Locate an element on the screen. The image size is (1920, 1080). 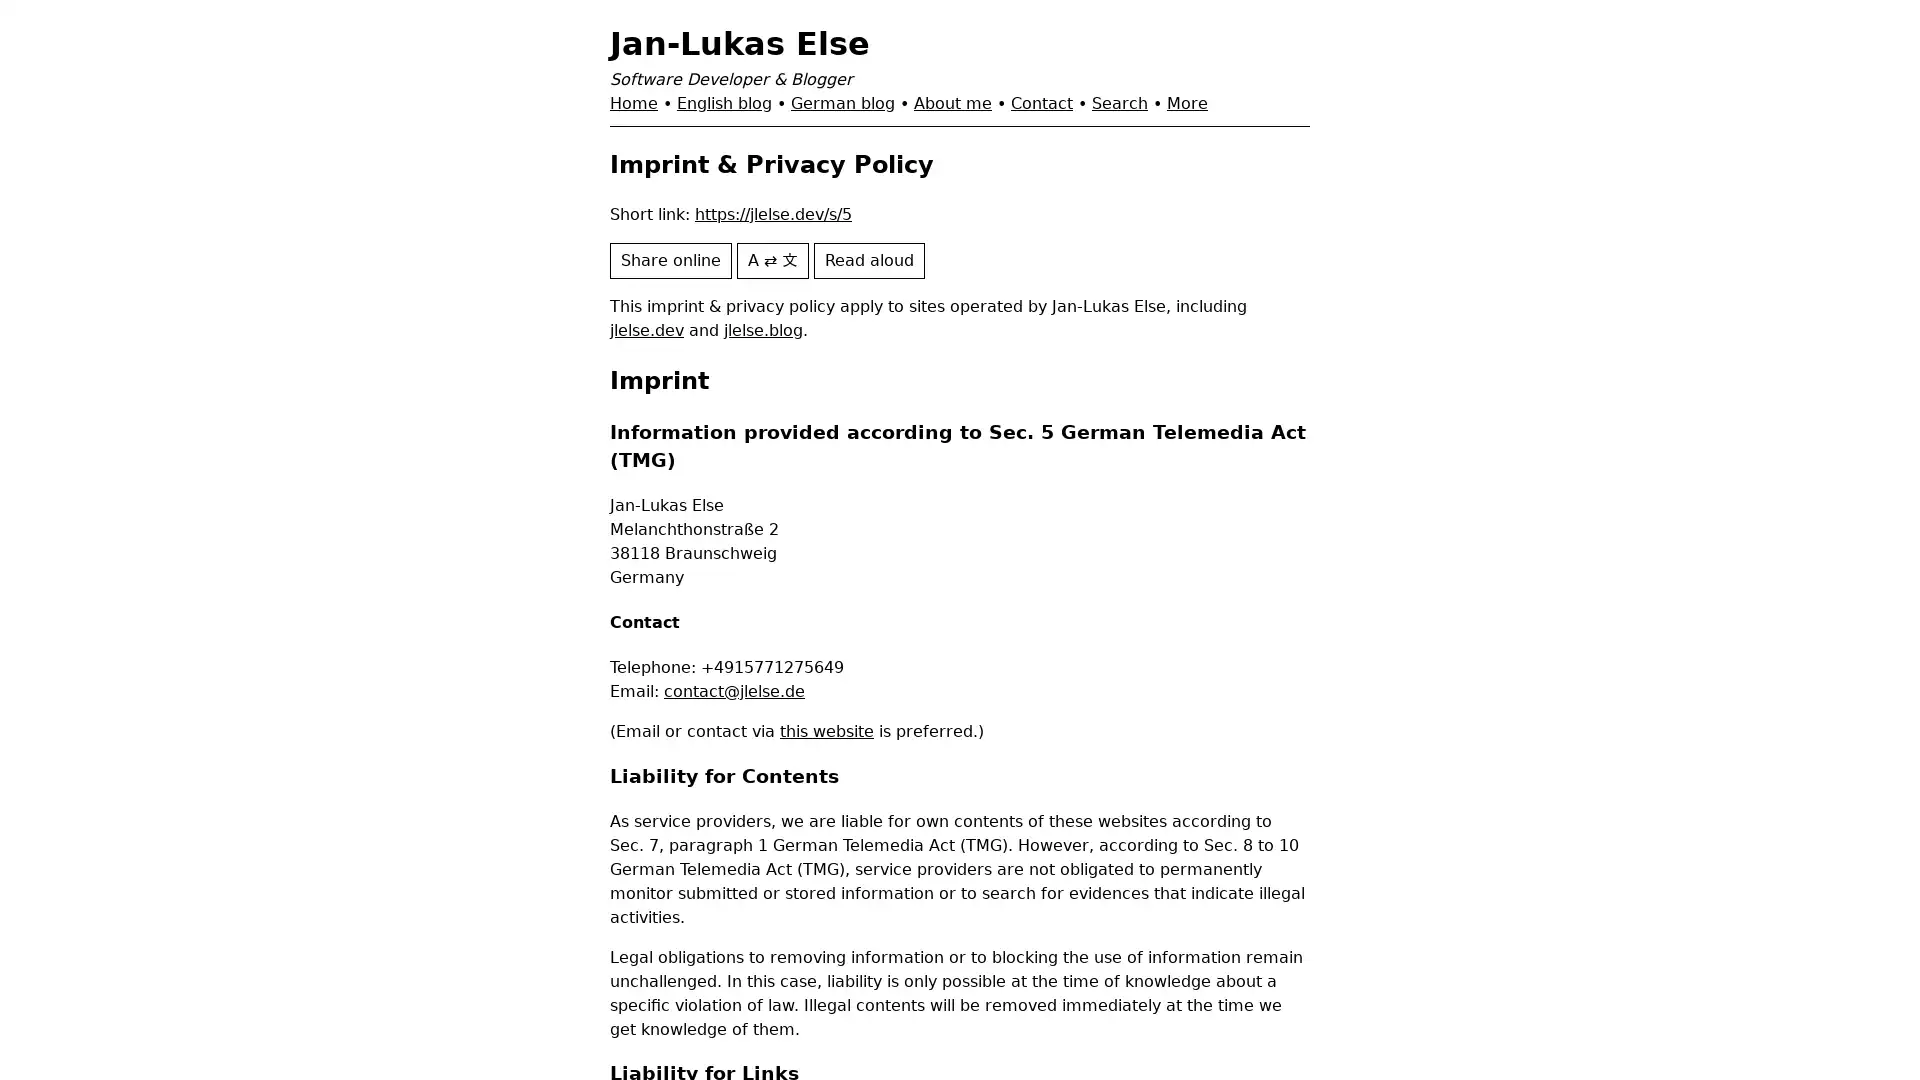
Read aloud is located at coordinates (869, 258).